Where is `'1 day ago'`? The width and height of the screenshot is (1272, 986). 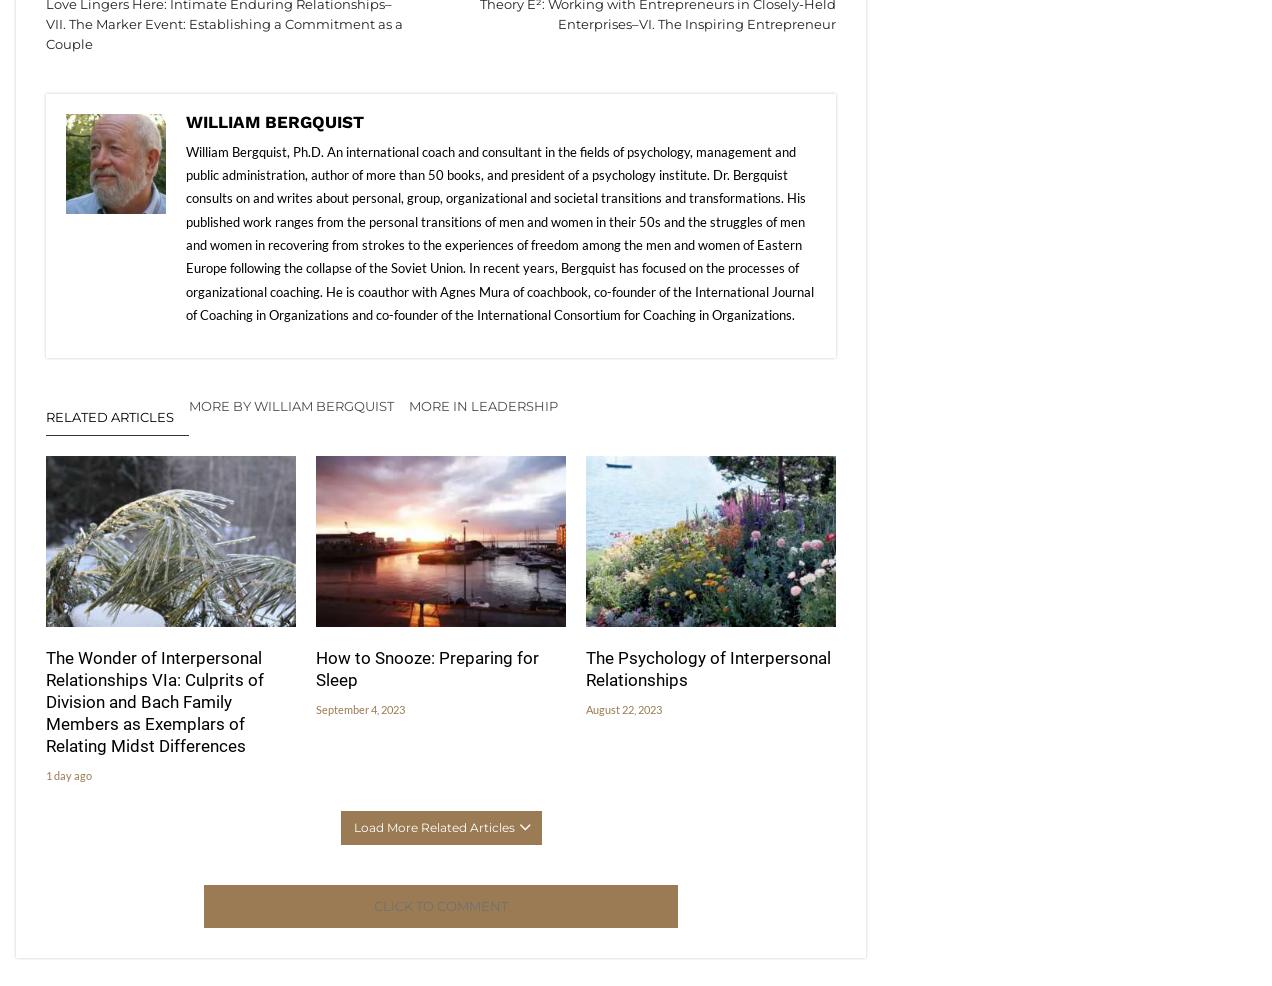 '1 day ago' is located at coordinates (68, 775).